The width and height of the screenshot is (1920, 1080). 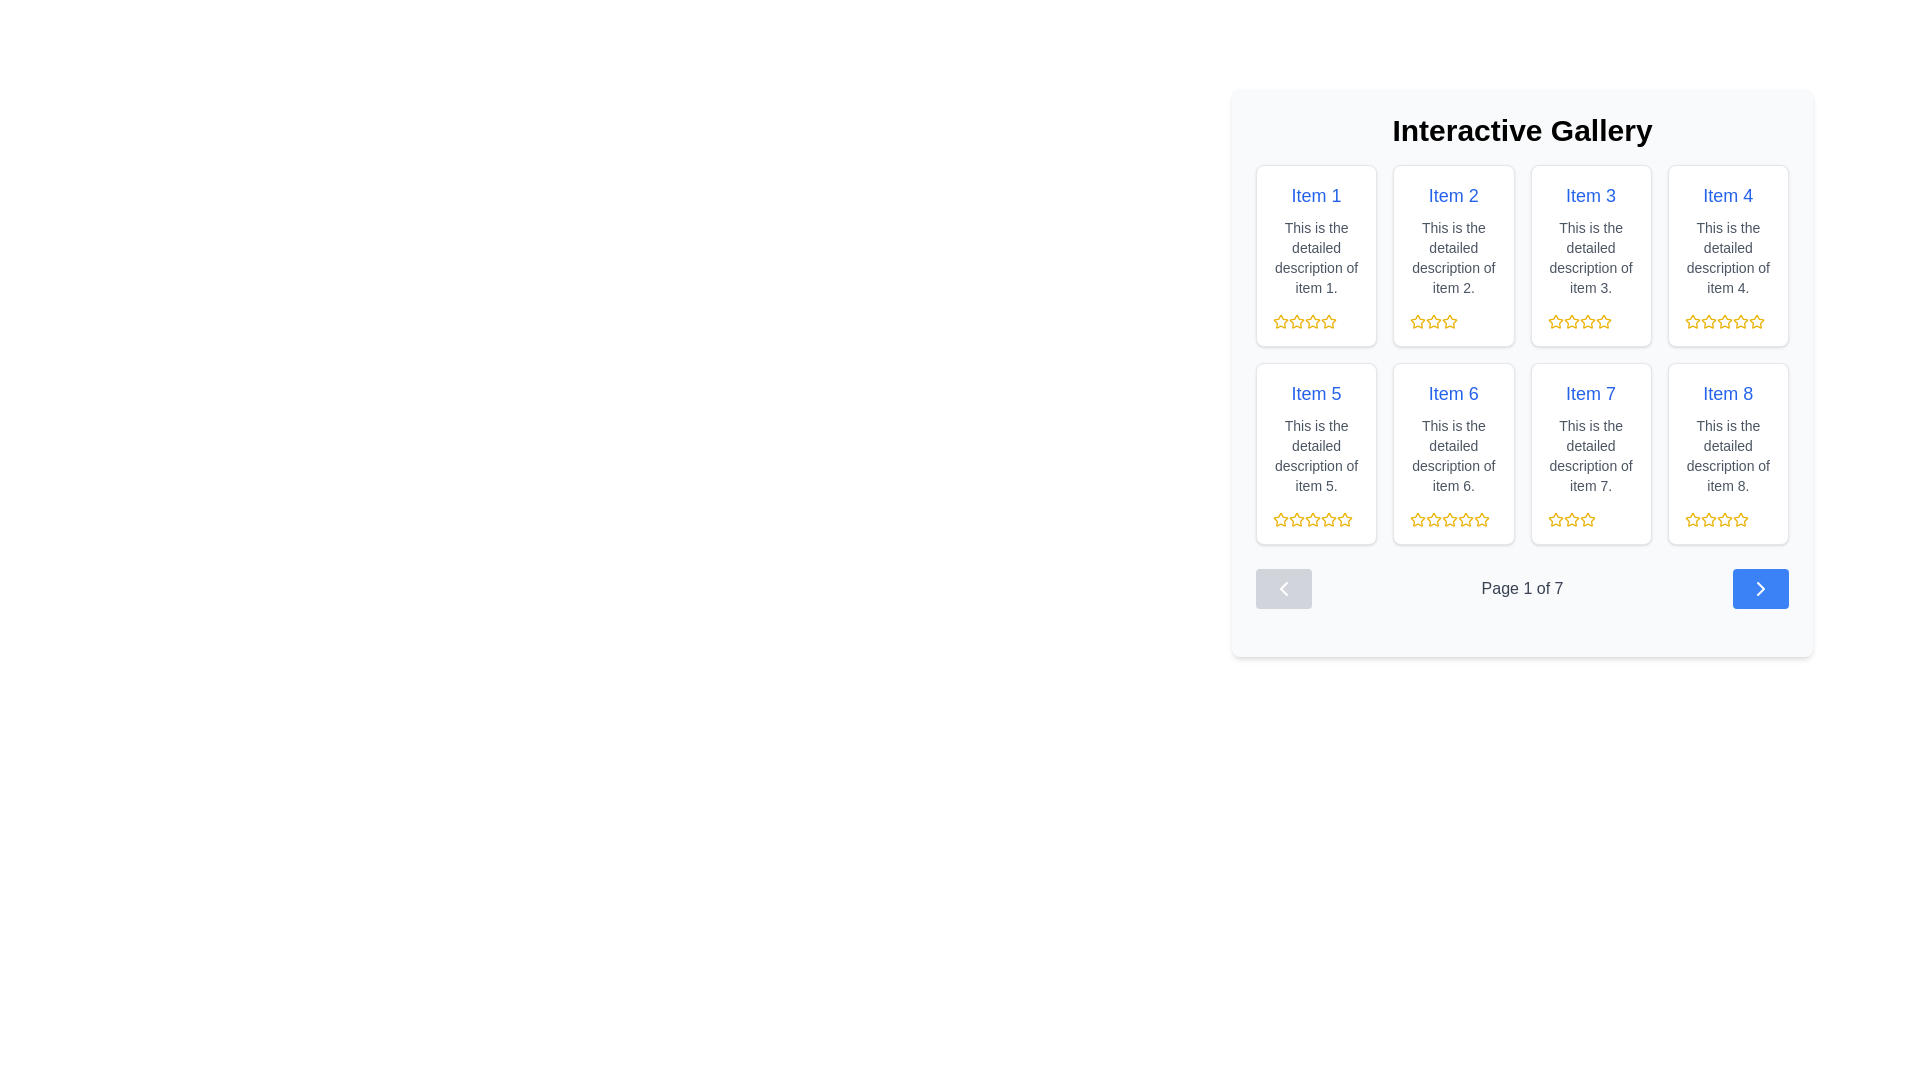 What do you see at coordinates (1589, 320) in the screenshot?
I see `the individual stars in the Rating component for 'Item 3' located in the third card of the 'Interactive Gallery' to update the rating` at bounding box center [1589, 320].